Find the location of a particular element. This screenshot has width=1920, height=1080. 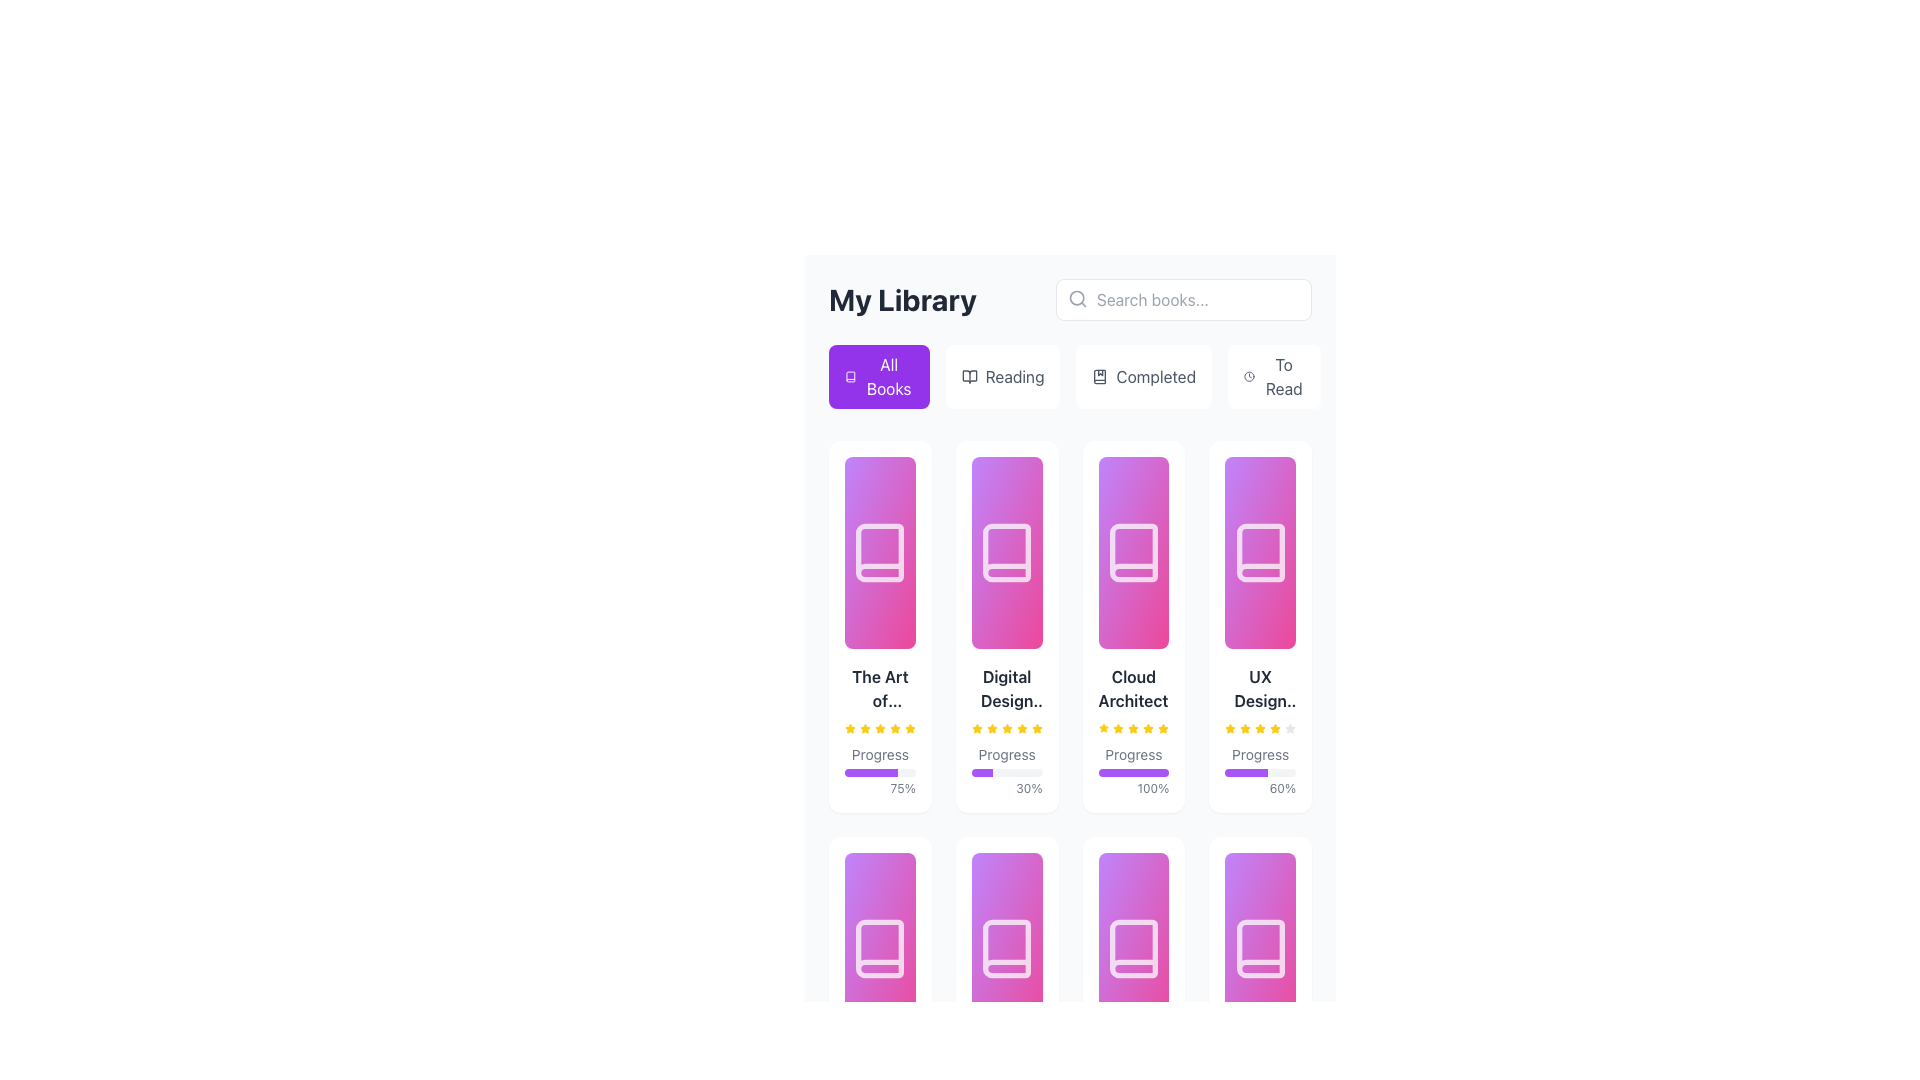

the bookmark icon located within the 'Completed' menu item in the top navigation bar, positioned to the left of the text label is located at coordinates (1099, 377).